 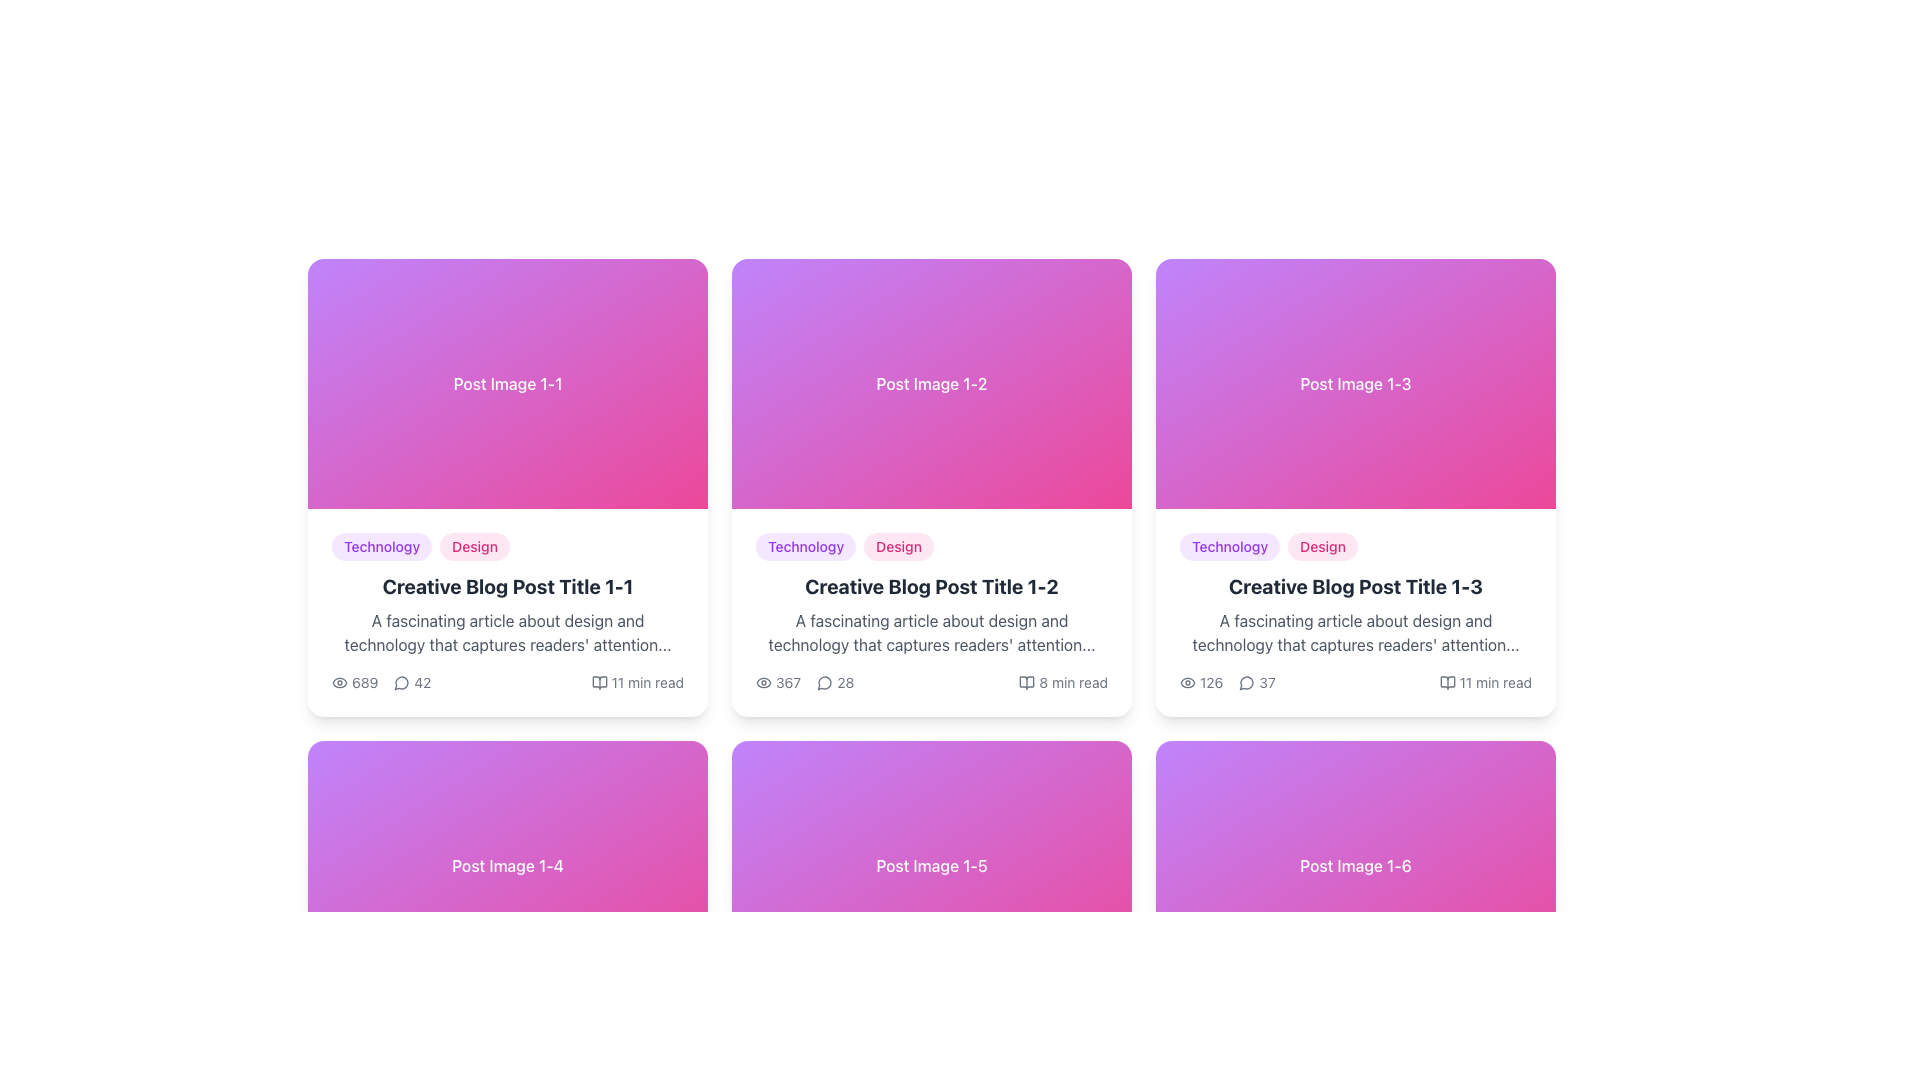 I want to click on the open book icon located at the bottom-right corner of the 'Creative Blog Post Title 1-1' card, adjacent to the '11 min read' text, so click(x=598, y=681).